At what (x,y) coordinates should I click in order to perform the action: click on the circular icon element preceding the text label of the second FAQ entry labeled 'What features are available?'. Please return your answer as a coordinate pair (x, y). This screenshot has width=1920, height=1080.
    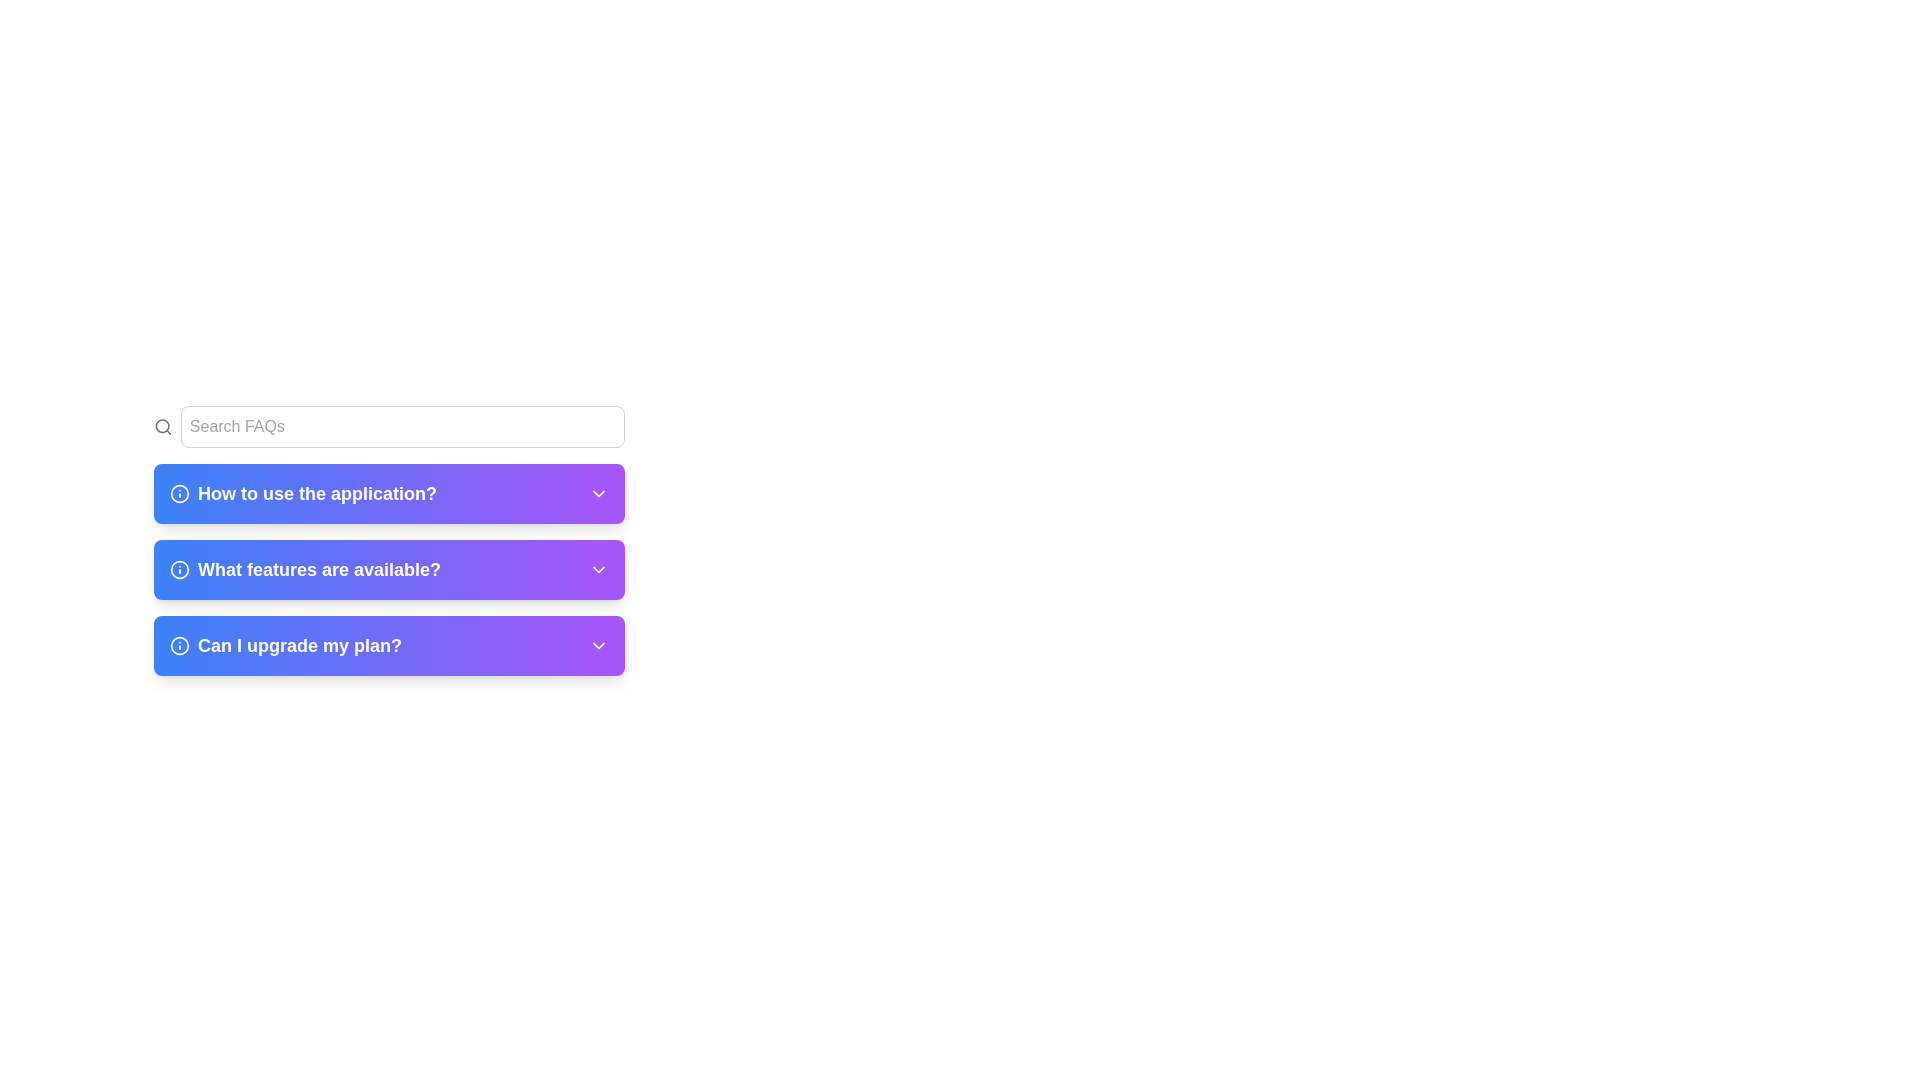
    Looking at the image, I should click on (180, 570).